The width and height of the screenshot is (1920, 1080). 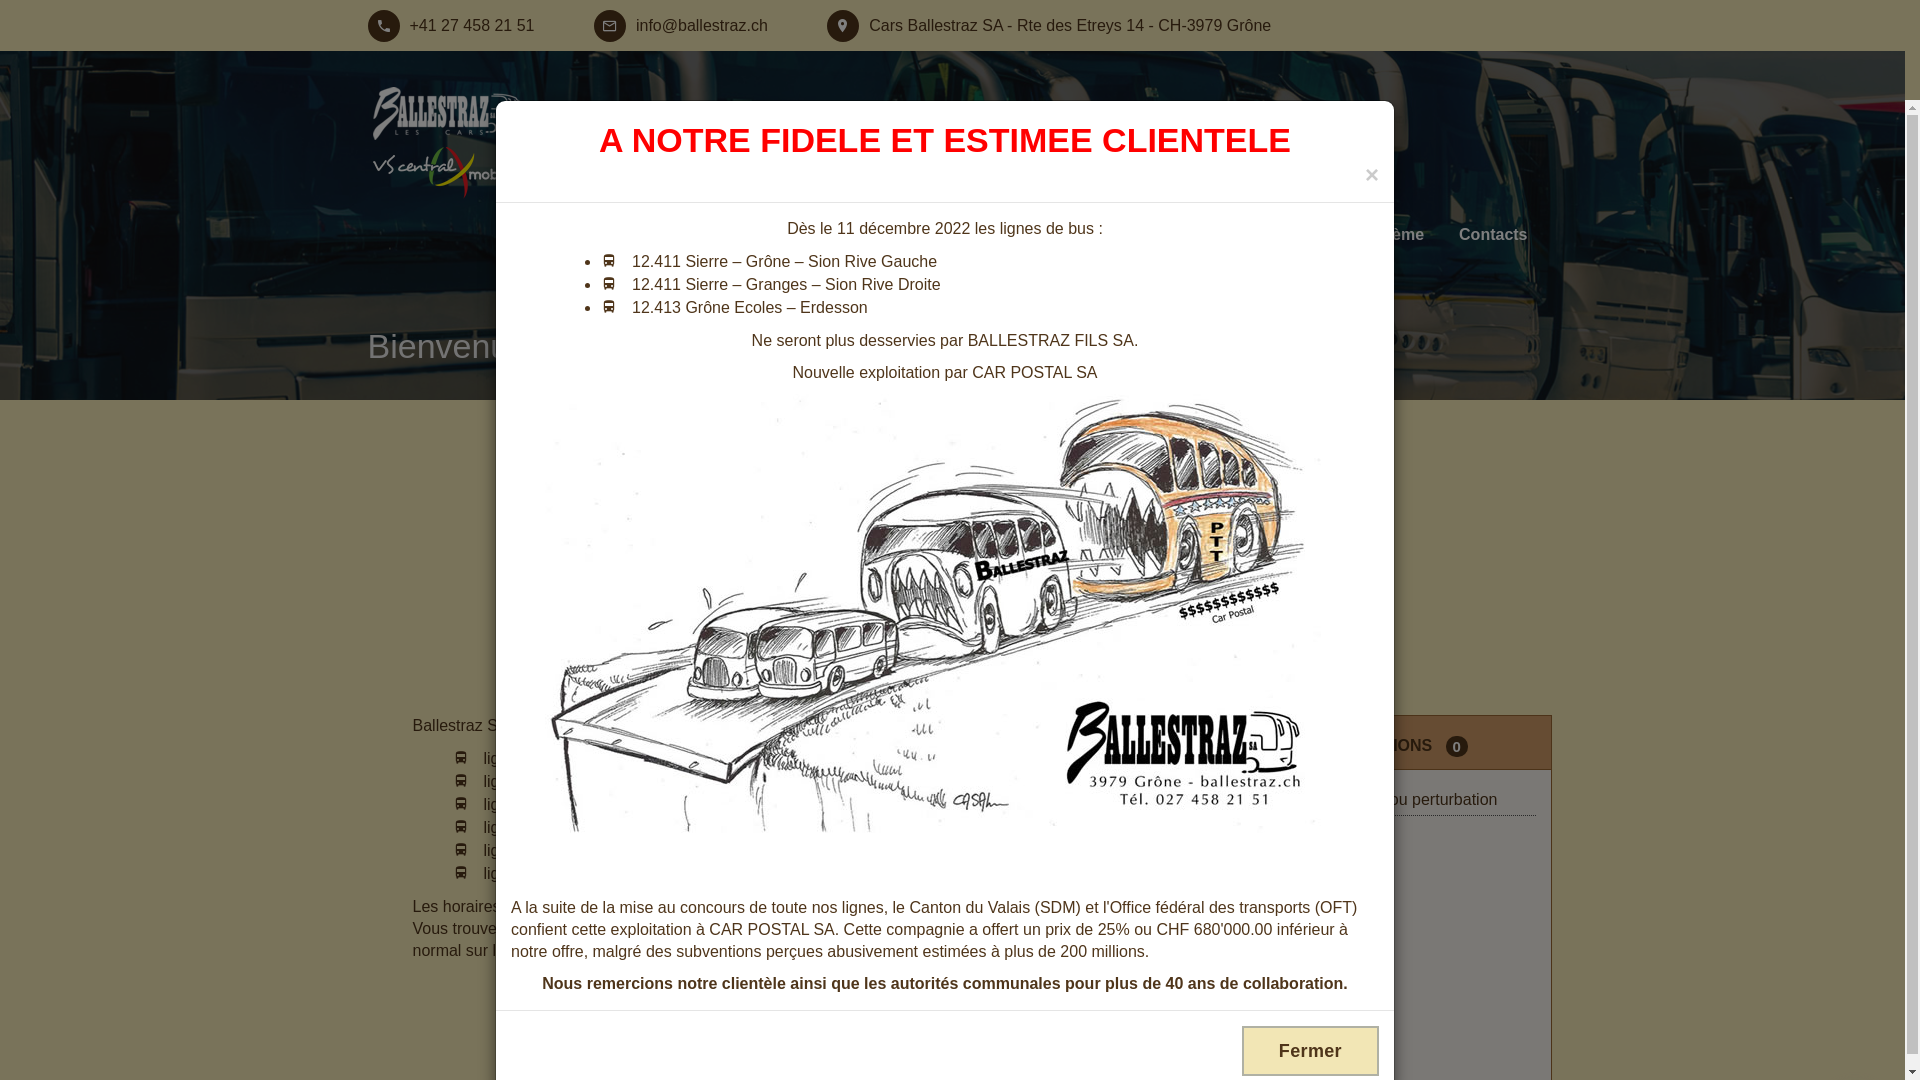 I want to click on 'Fermer', so click(x=1241, y=1049).